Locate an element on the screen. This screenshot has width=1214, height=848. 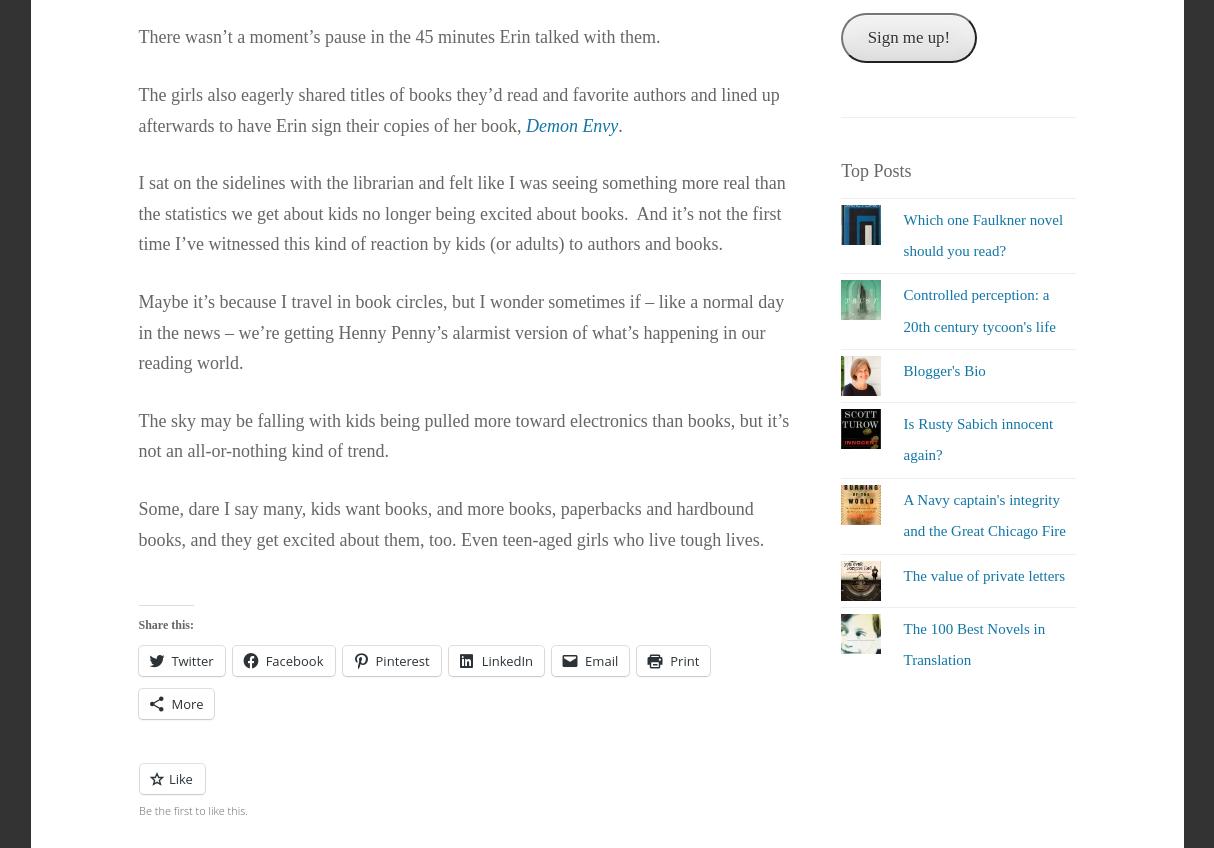
'Print' is located at coordinates (684, 658).